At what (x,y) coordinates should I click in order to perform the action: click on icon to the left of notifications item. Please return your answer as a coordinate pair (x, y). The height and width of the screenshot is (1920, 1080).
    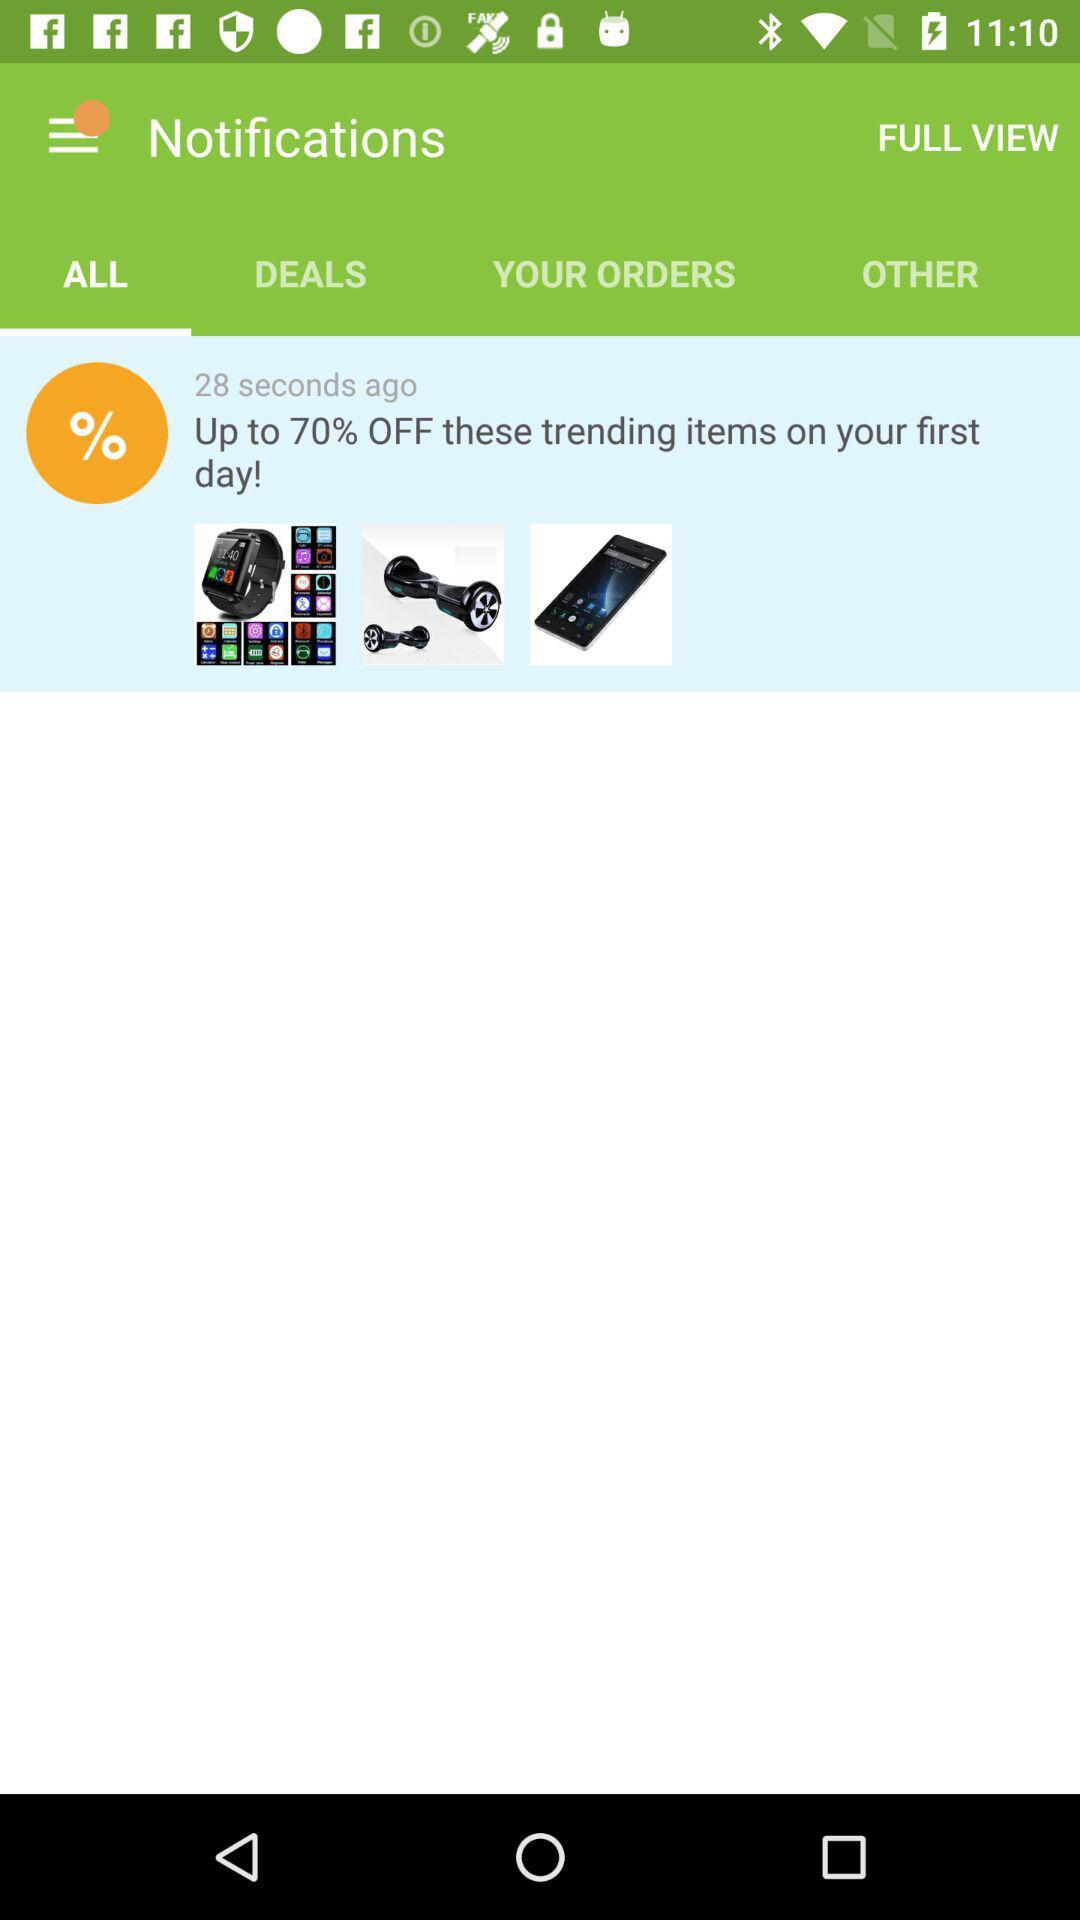
    Looking at the image, I should click on (72, 135).